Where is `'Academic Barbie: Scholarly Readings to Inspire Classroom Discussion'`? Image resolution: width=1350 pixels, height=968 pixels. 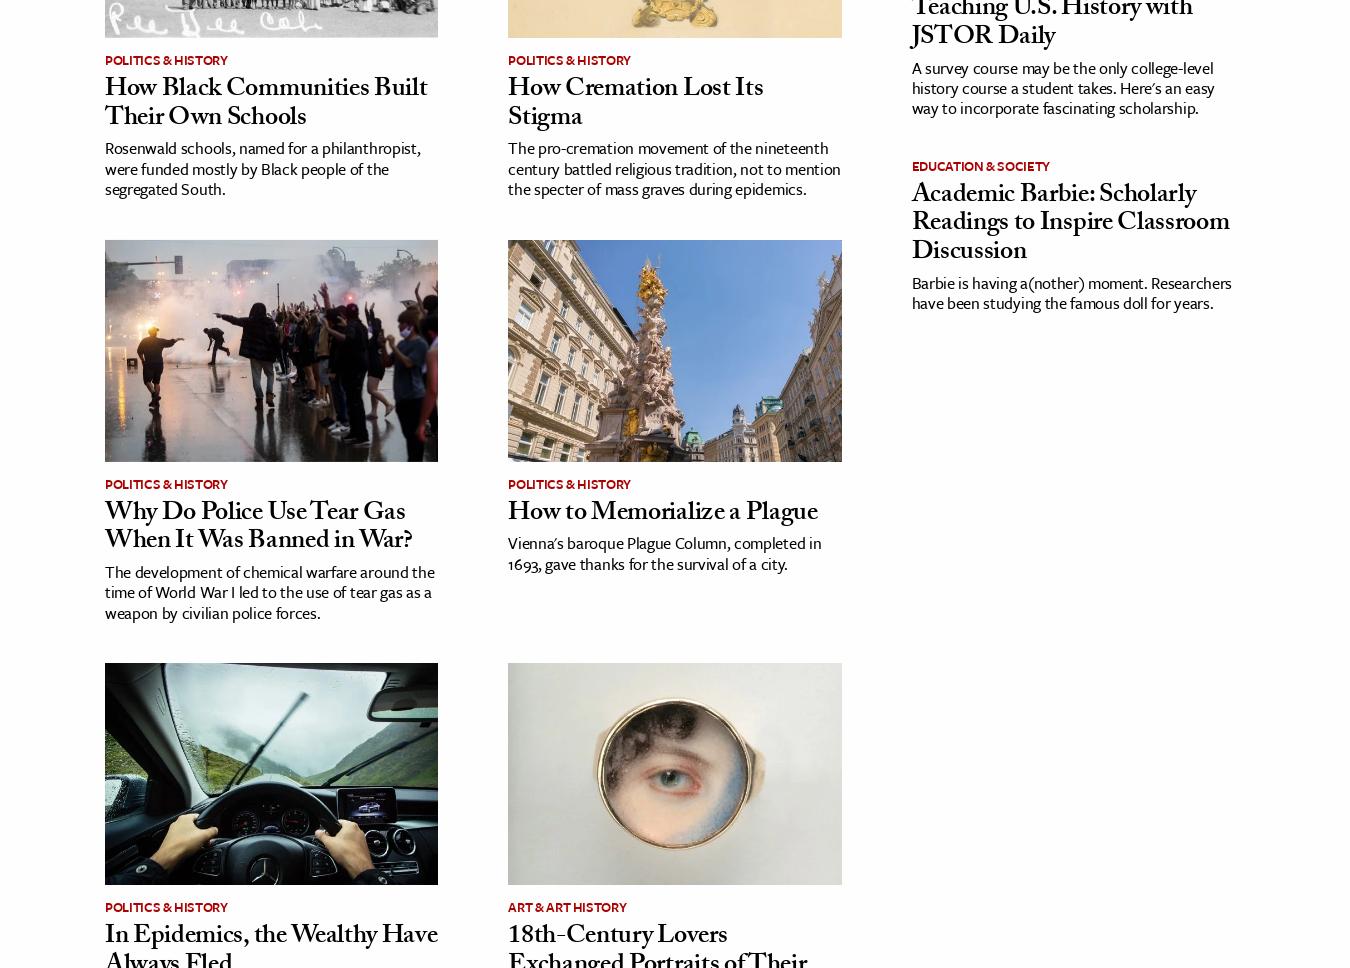 'Academic Barbie: Scholarly Readings to Inspire Classroom Discussion' is located at coordinates (1070, 223).